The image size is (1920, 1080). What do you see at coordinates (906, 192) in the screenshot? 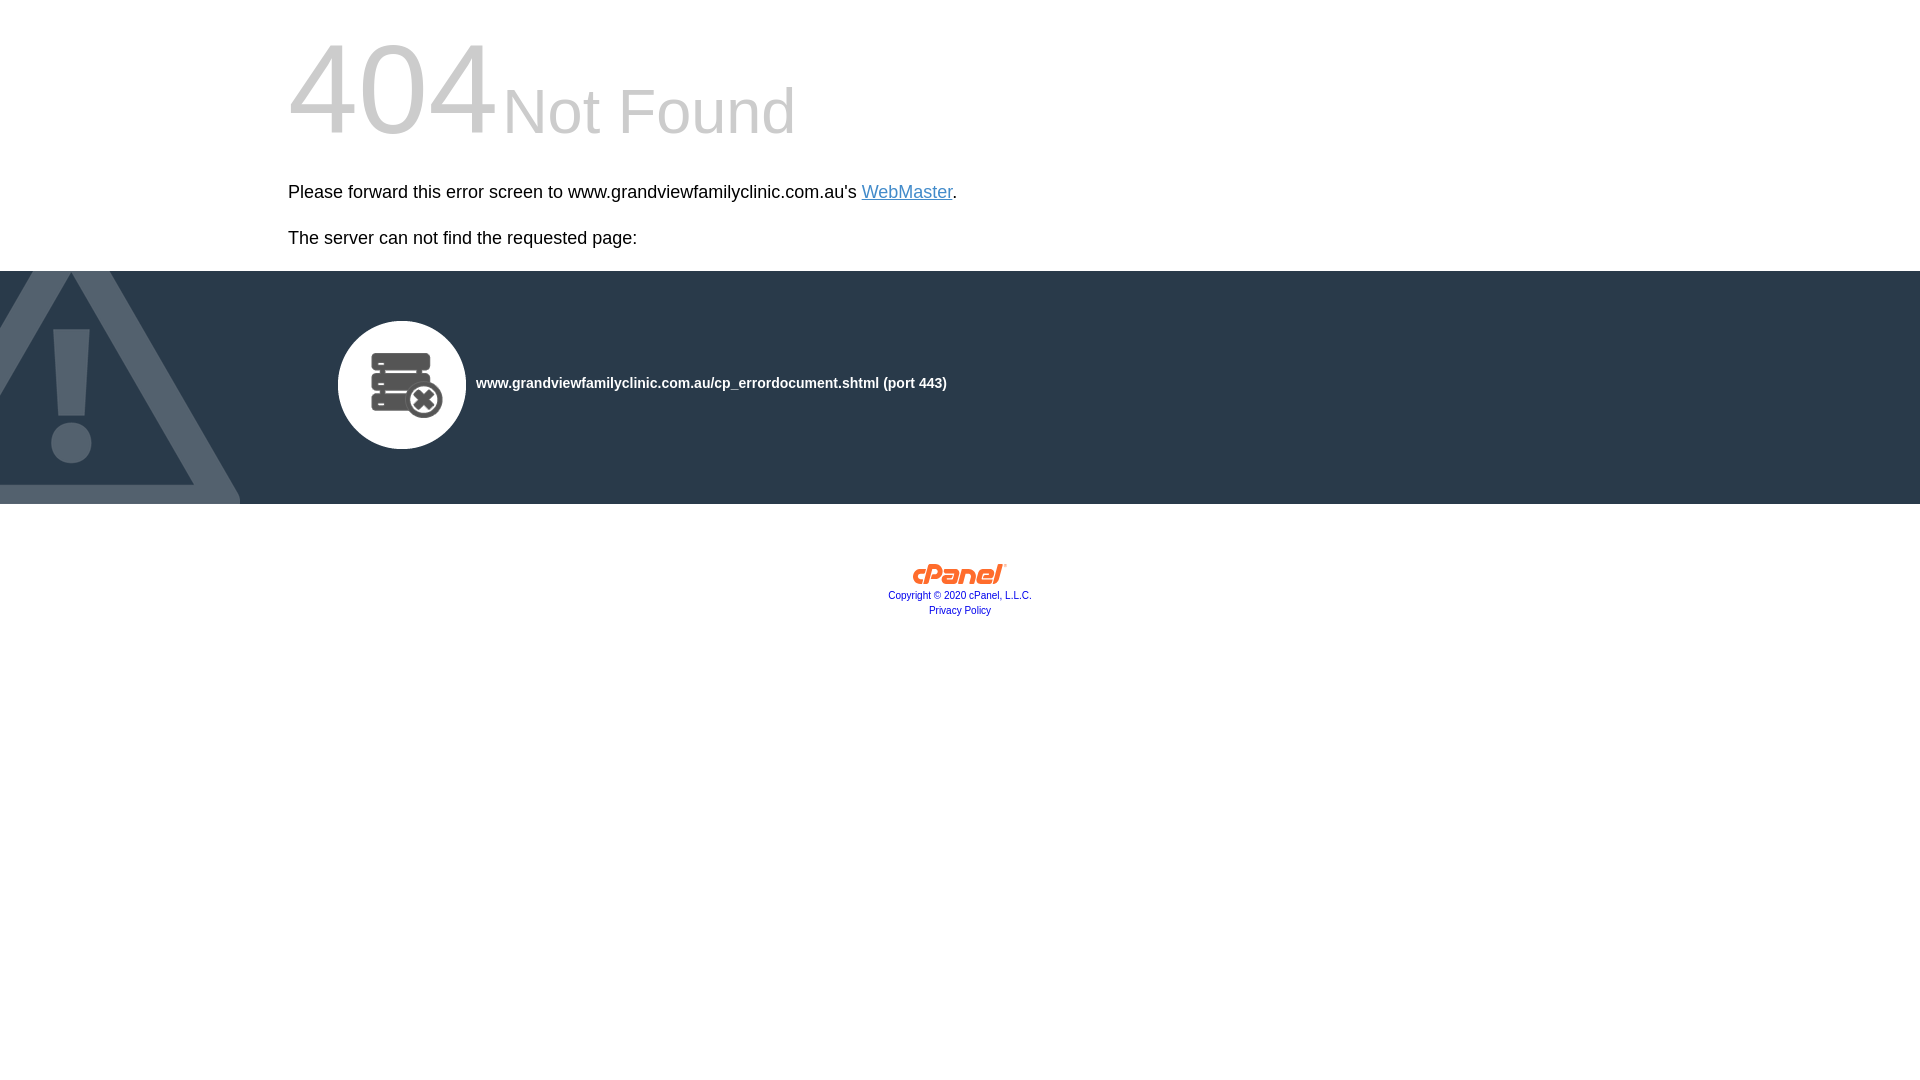
I see `'WebMaster'` at bounding box center [906, 192].